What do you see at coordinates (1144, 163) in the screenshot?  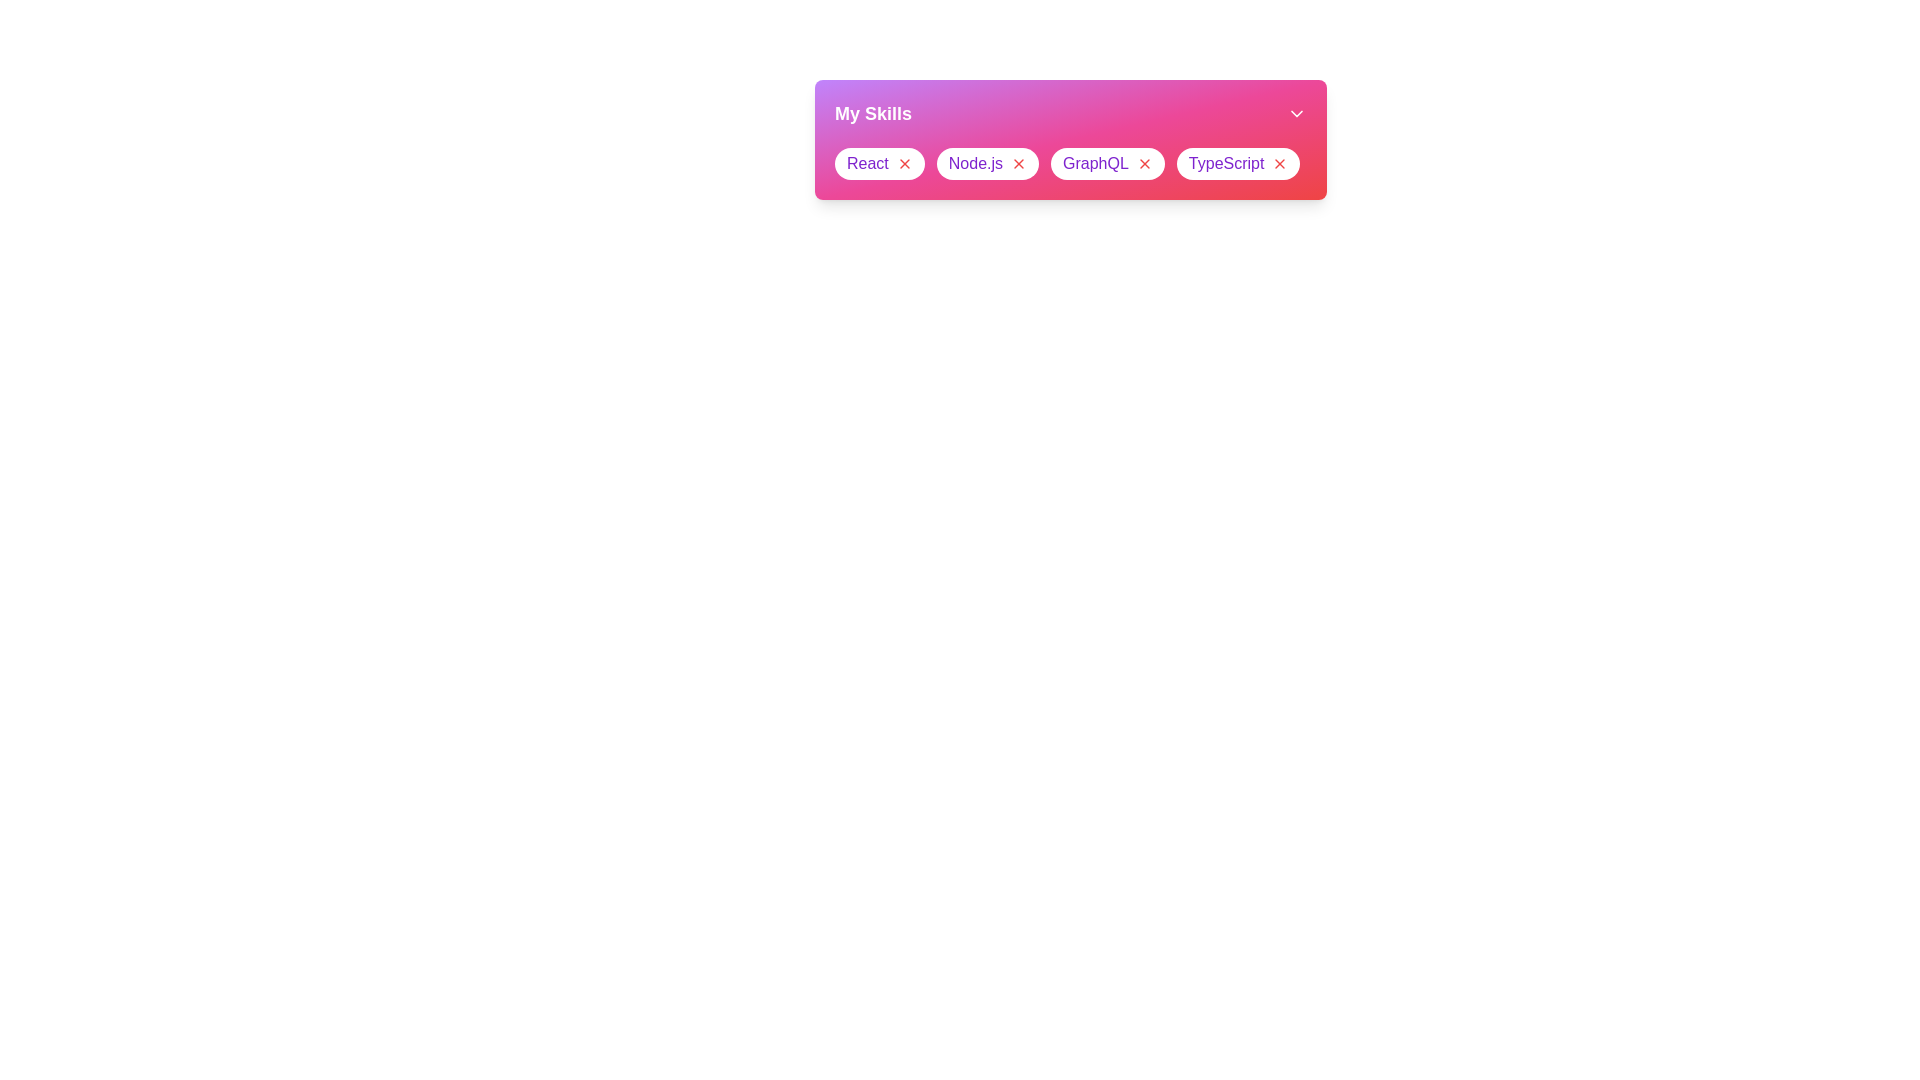 I see `the close button of the skill chip labeled GraphQL` at bounding box center [1144, 163].